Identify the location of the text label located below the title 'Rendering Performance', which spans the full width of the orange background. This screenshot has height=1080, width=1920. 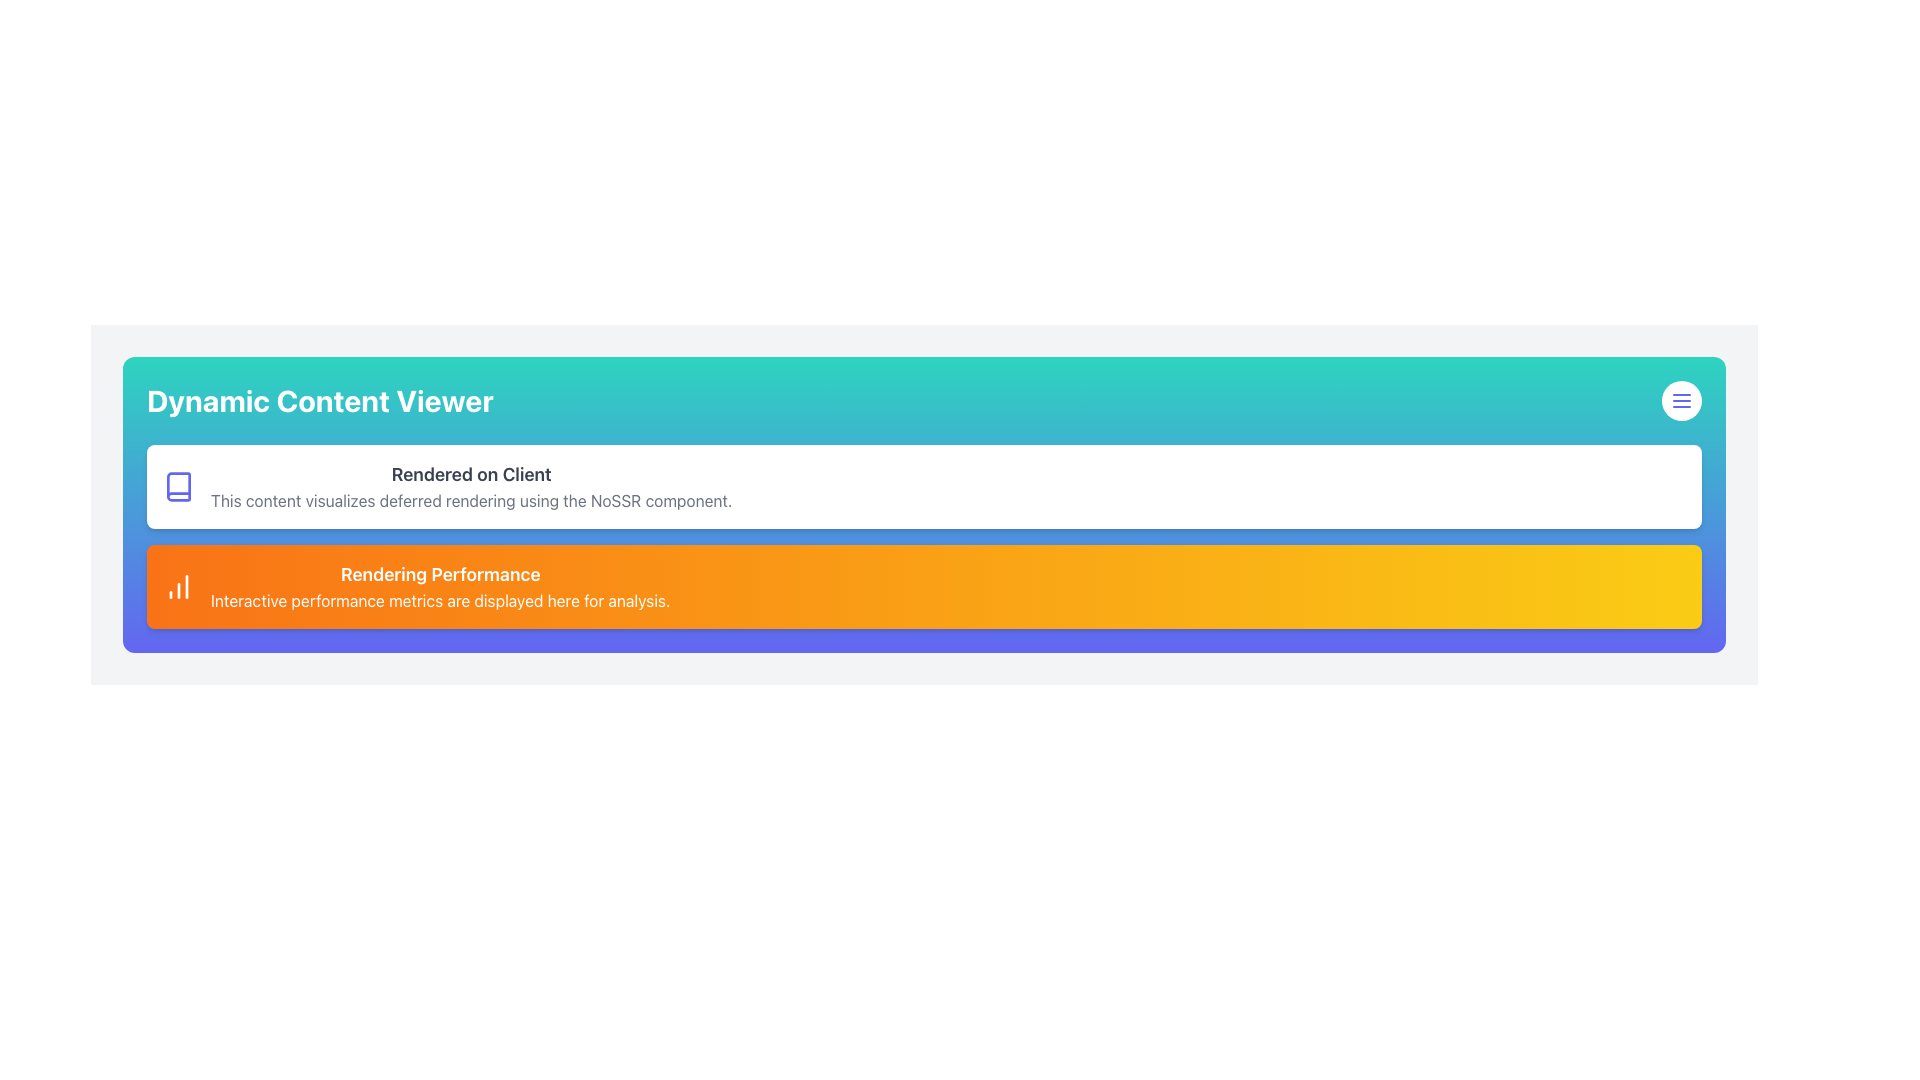
(439, 600).